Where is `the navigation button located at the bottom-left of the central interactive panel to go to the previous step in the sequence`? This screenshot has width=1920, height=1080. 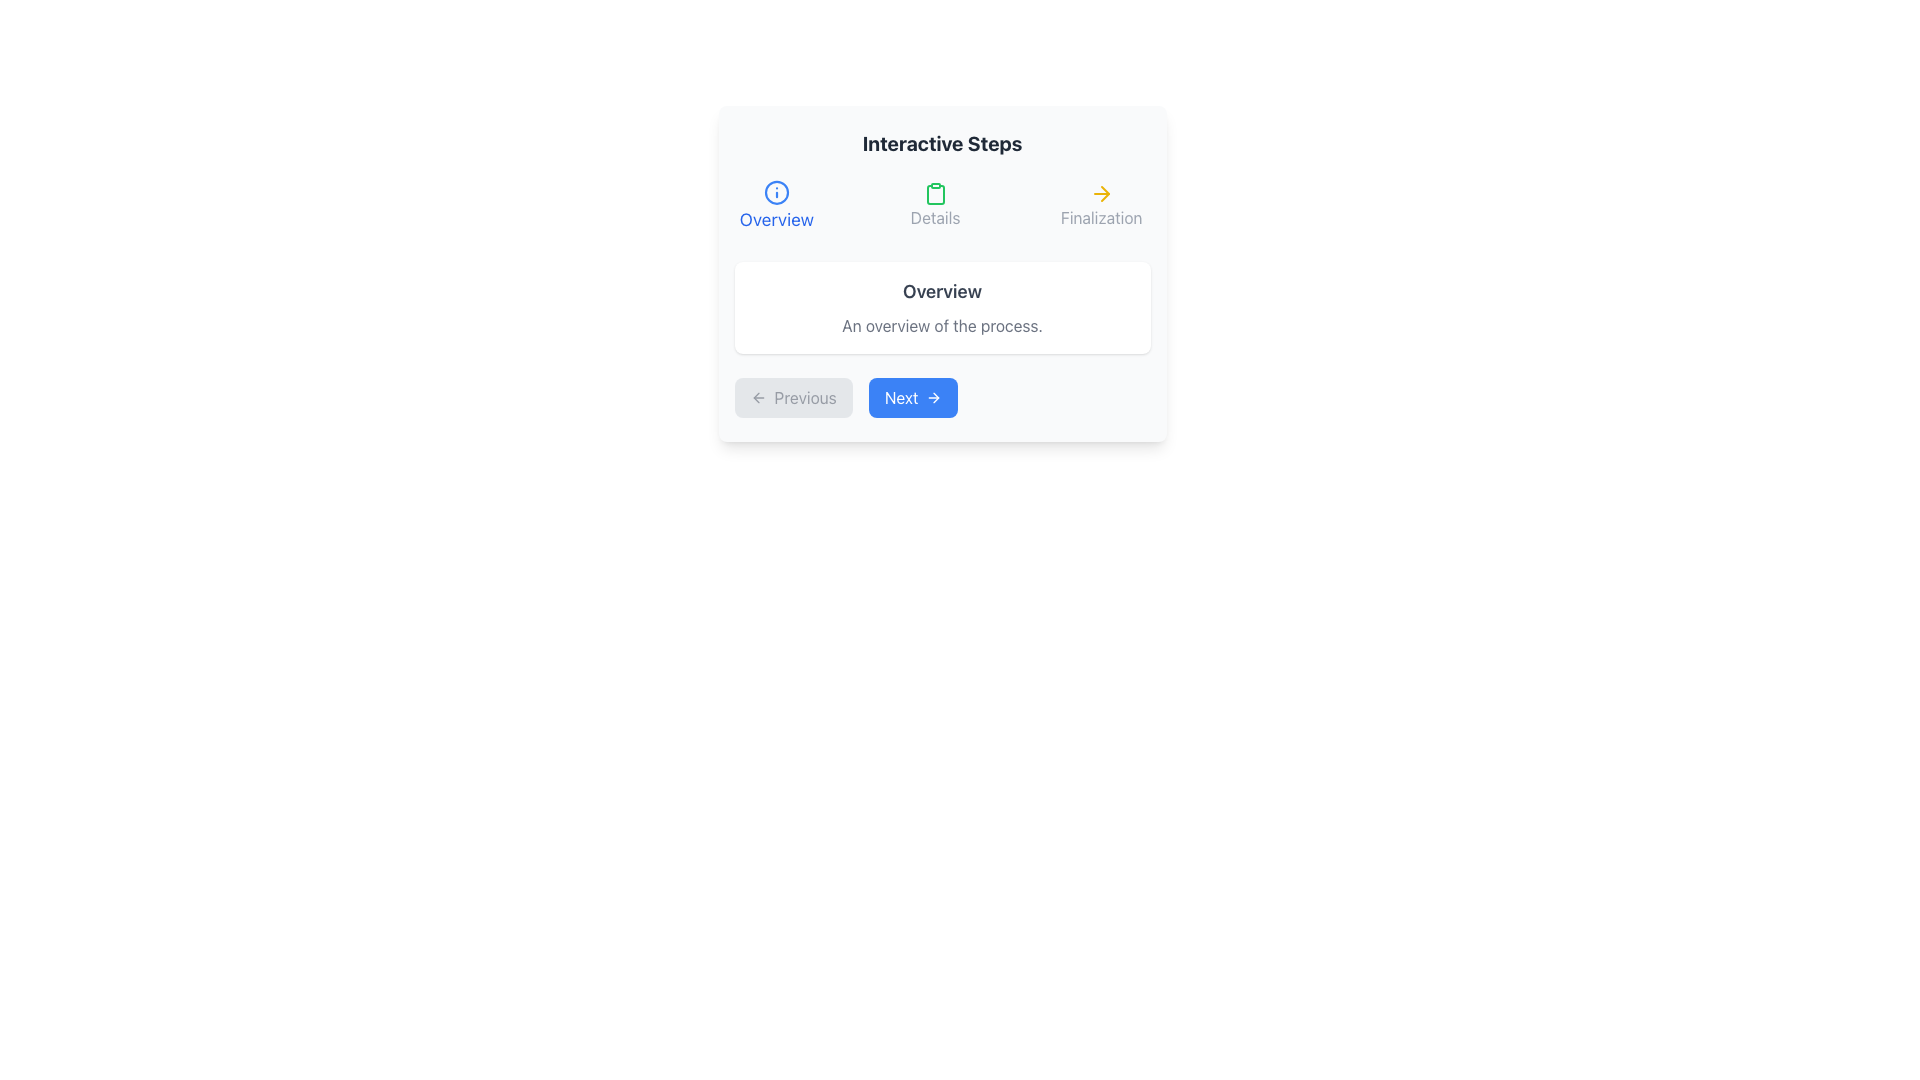
the navigation button located at the bottom-left of the central interactive panel to go to the previous step in the sequence is located at coordinates (792, 397).